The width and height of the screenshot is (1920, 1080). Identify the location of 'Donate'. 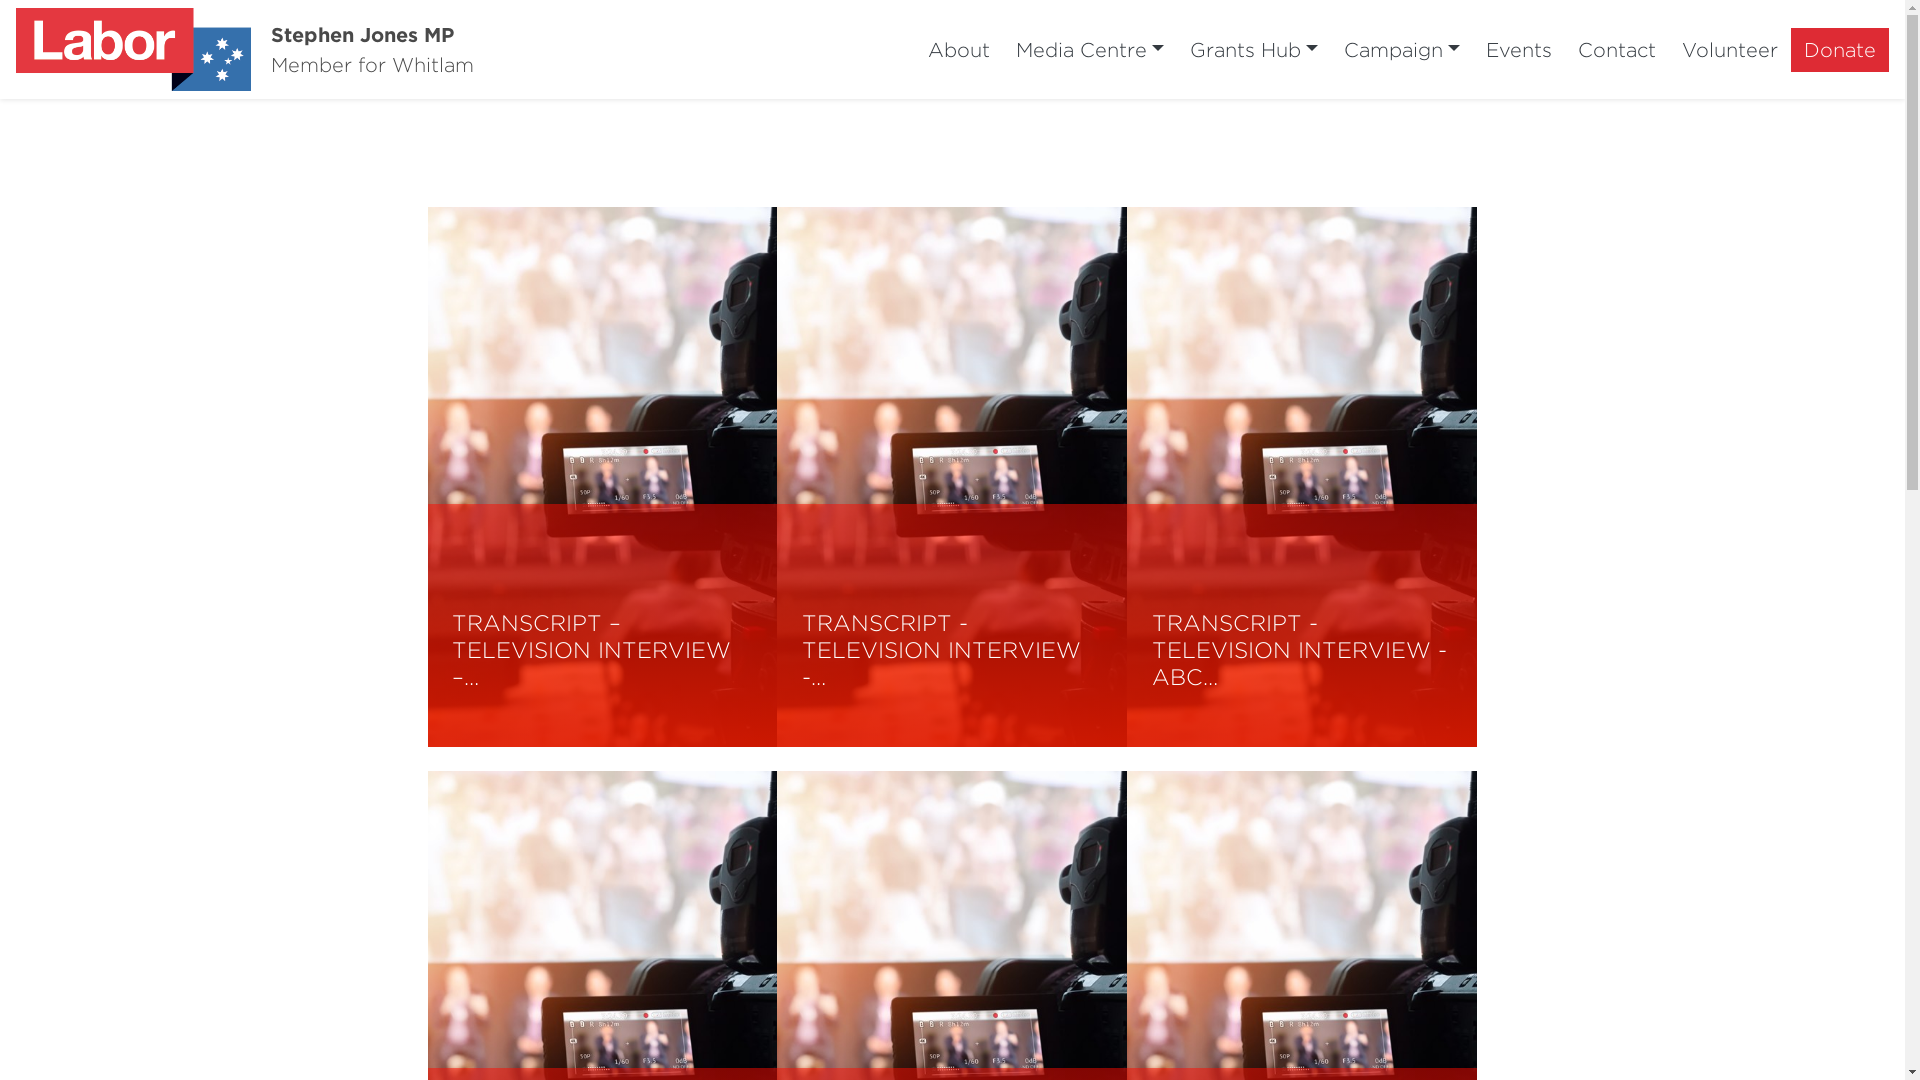
(1790, 49).